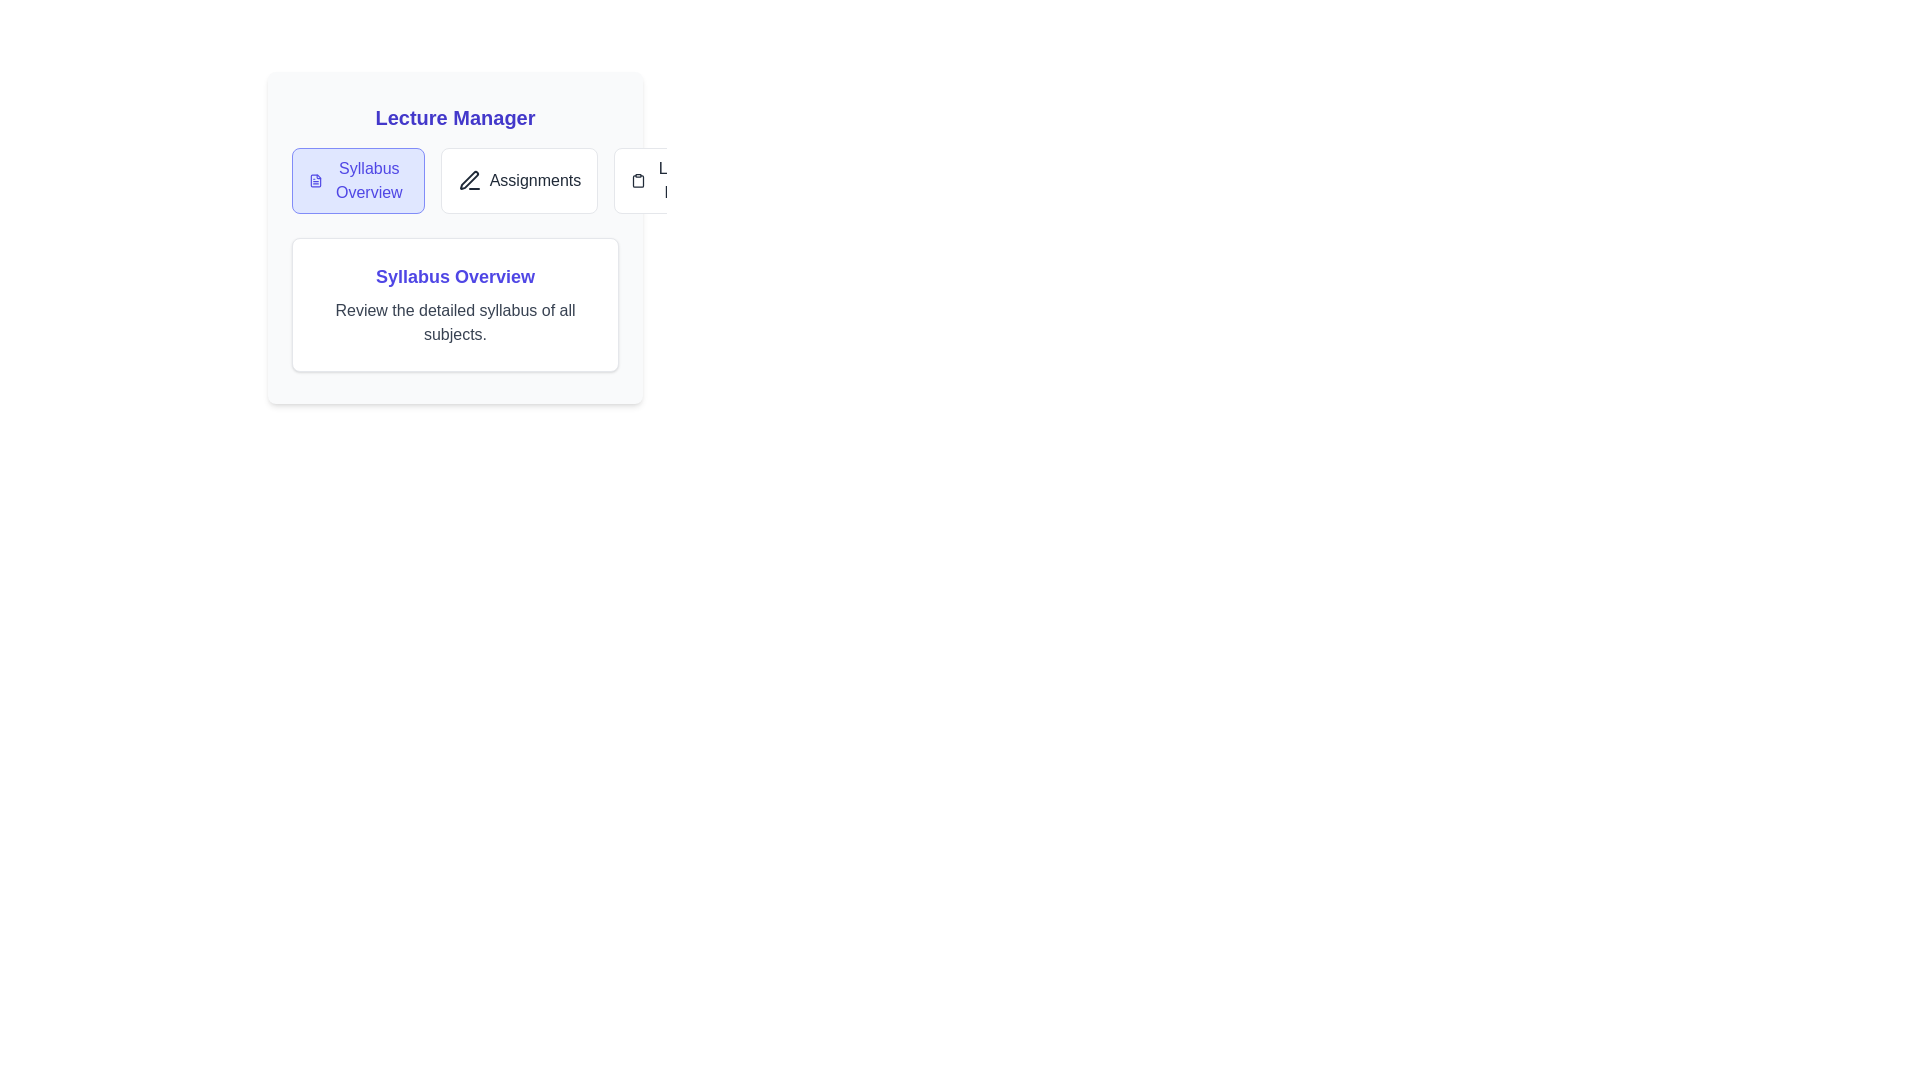  Describe the element at coordinates (369, 181) in the screenshot. I see `the button labeled 'Syllabus Overview', which is the leftmost button in the 'Lecture Manager' section, featuring a light indigo background and purple bold text` at that location.